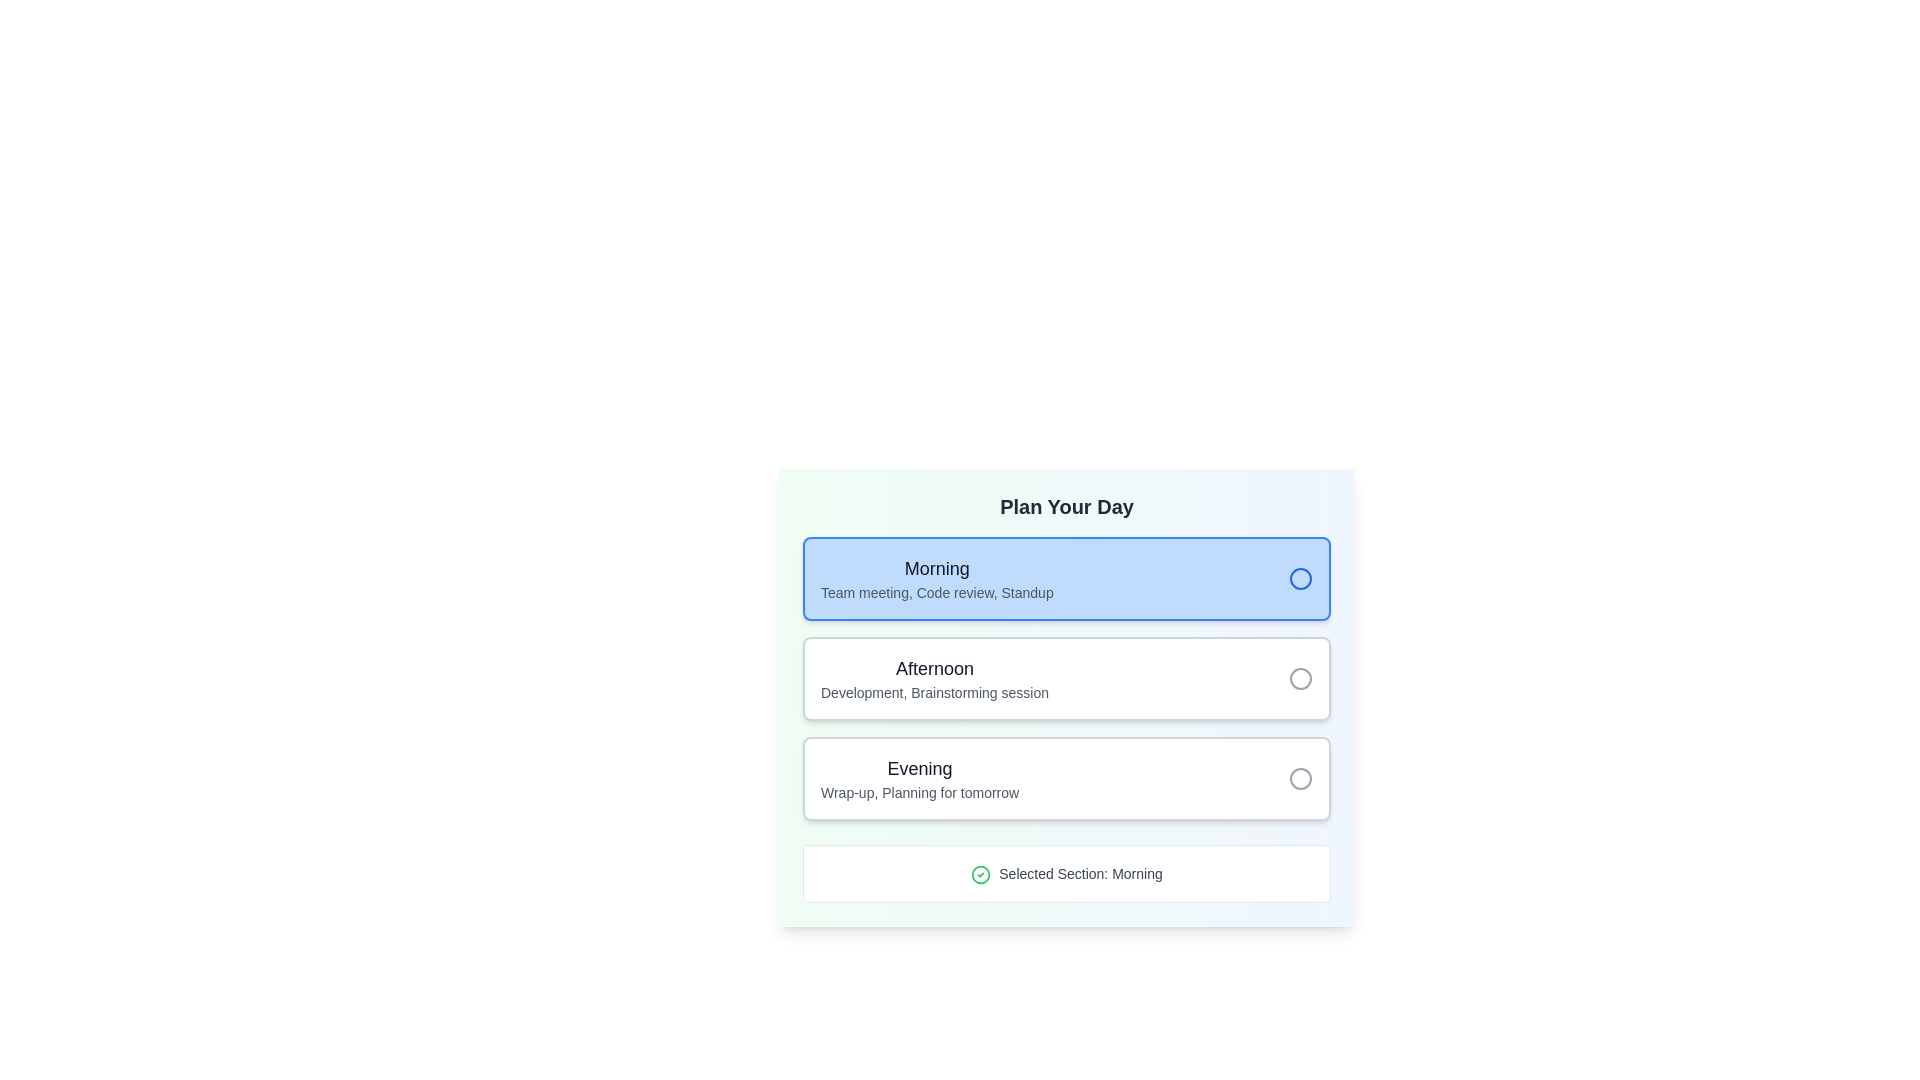 The image size is (1920, 1080). I want to click on the Circular indicator button for the 'Afternoon' section, so click(1300, 677).